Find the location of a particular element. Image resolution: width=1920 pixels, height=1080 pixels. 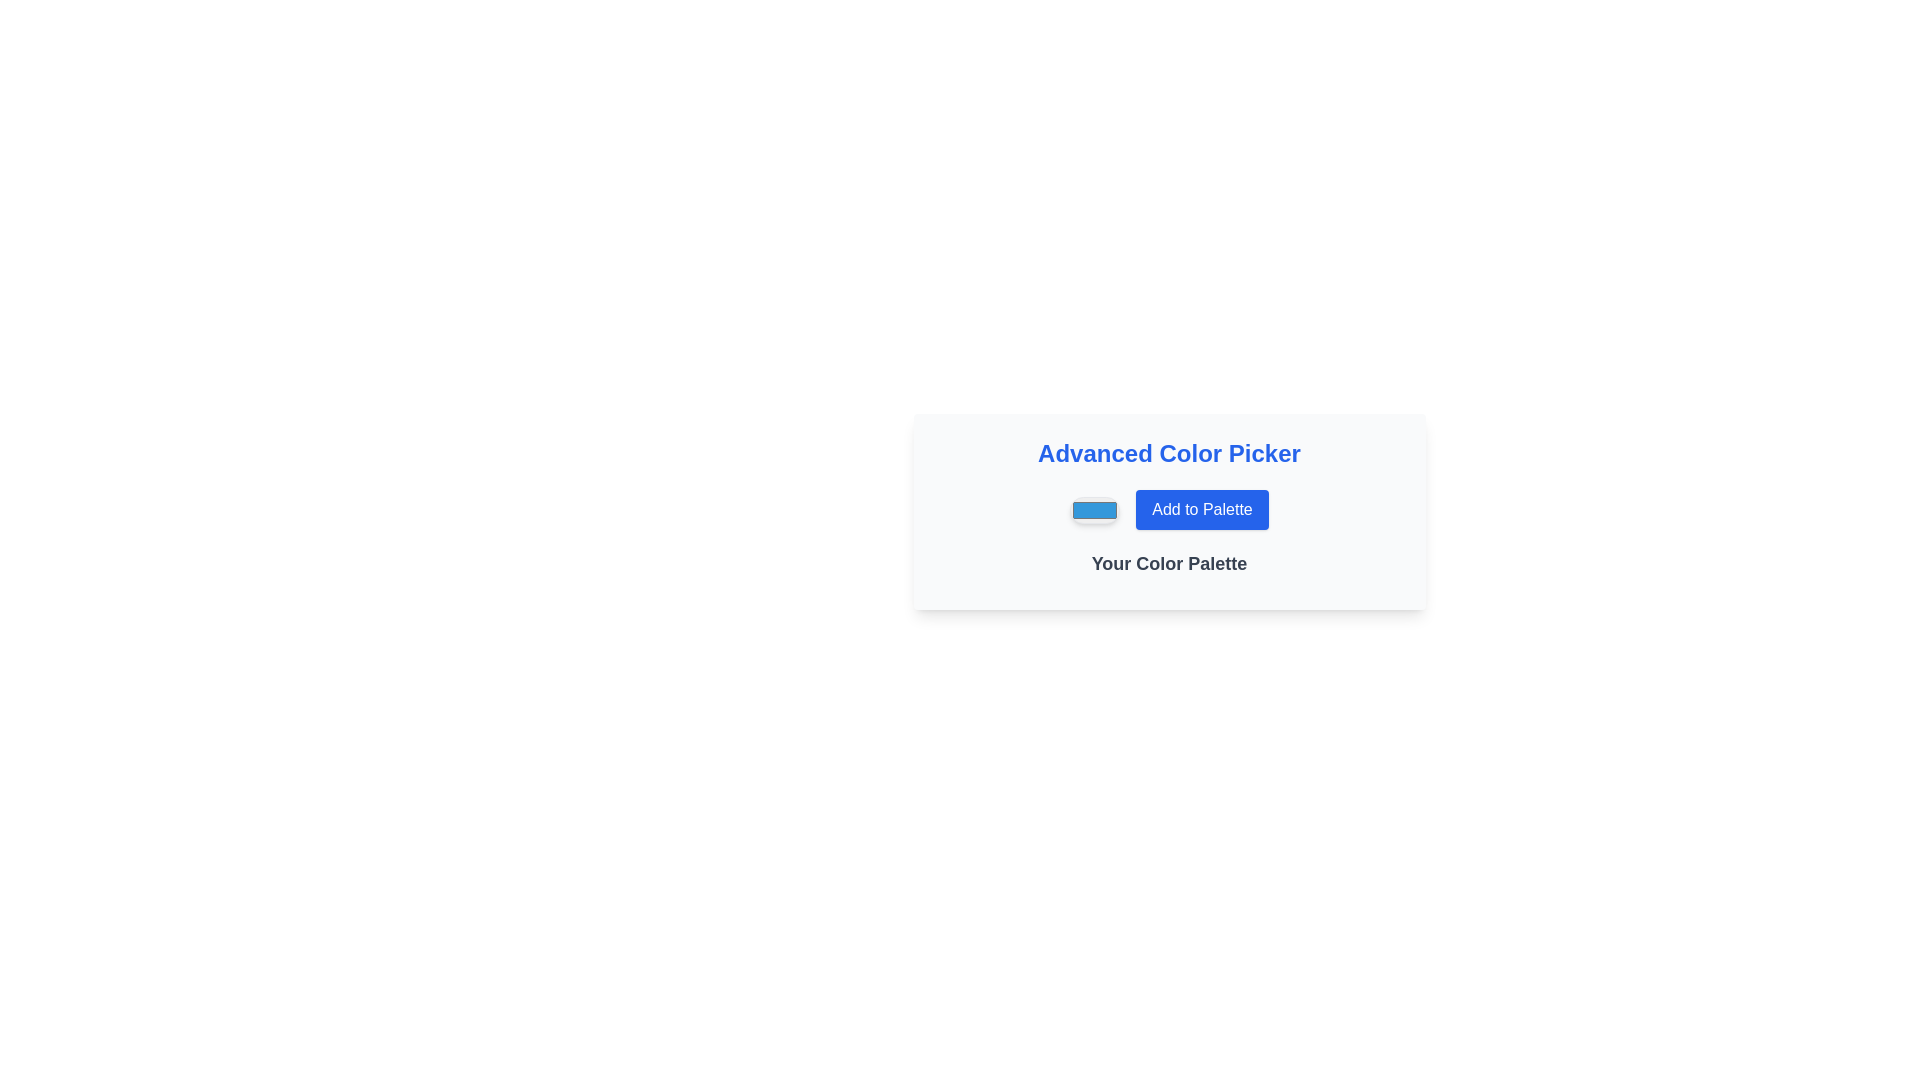

the Click button group for additional interaction effects, which is located below the 'Advanced Color Picker' heading and above 'Your Color Palette' is located at coordinates (1169, 508).